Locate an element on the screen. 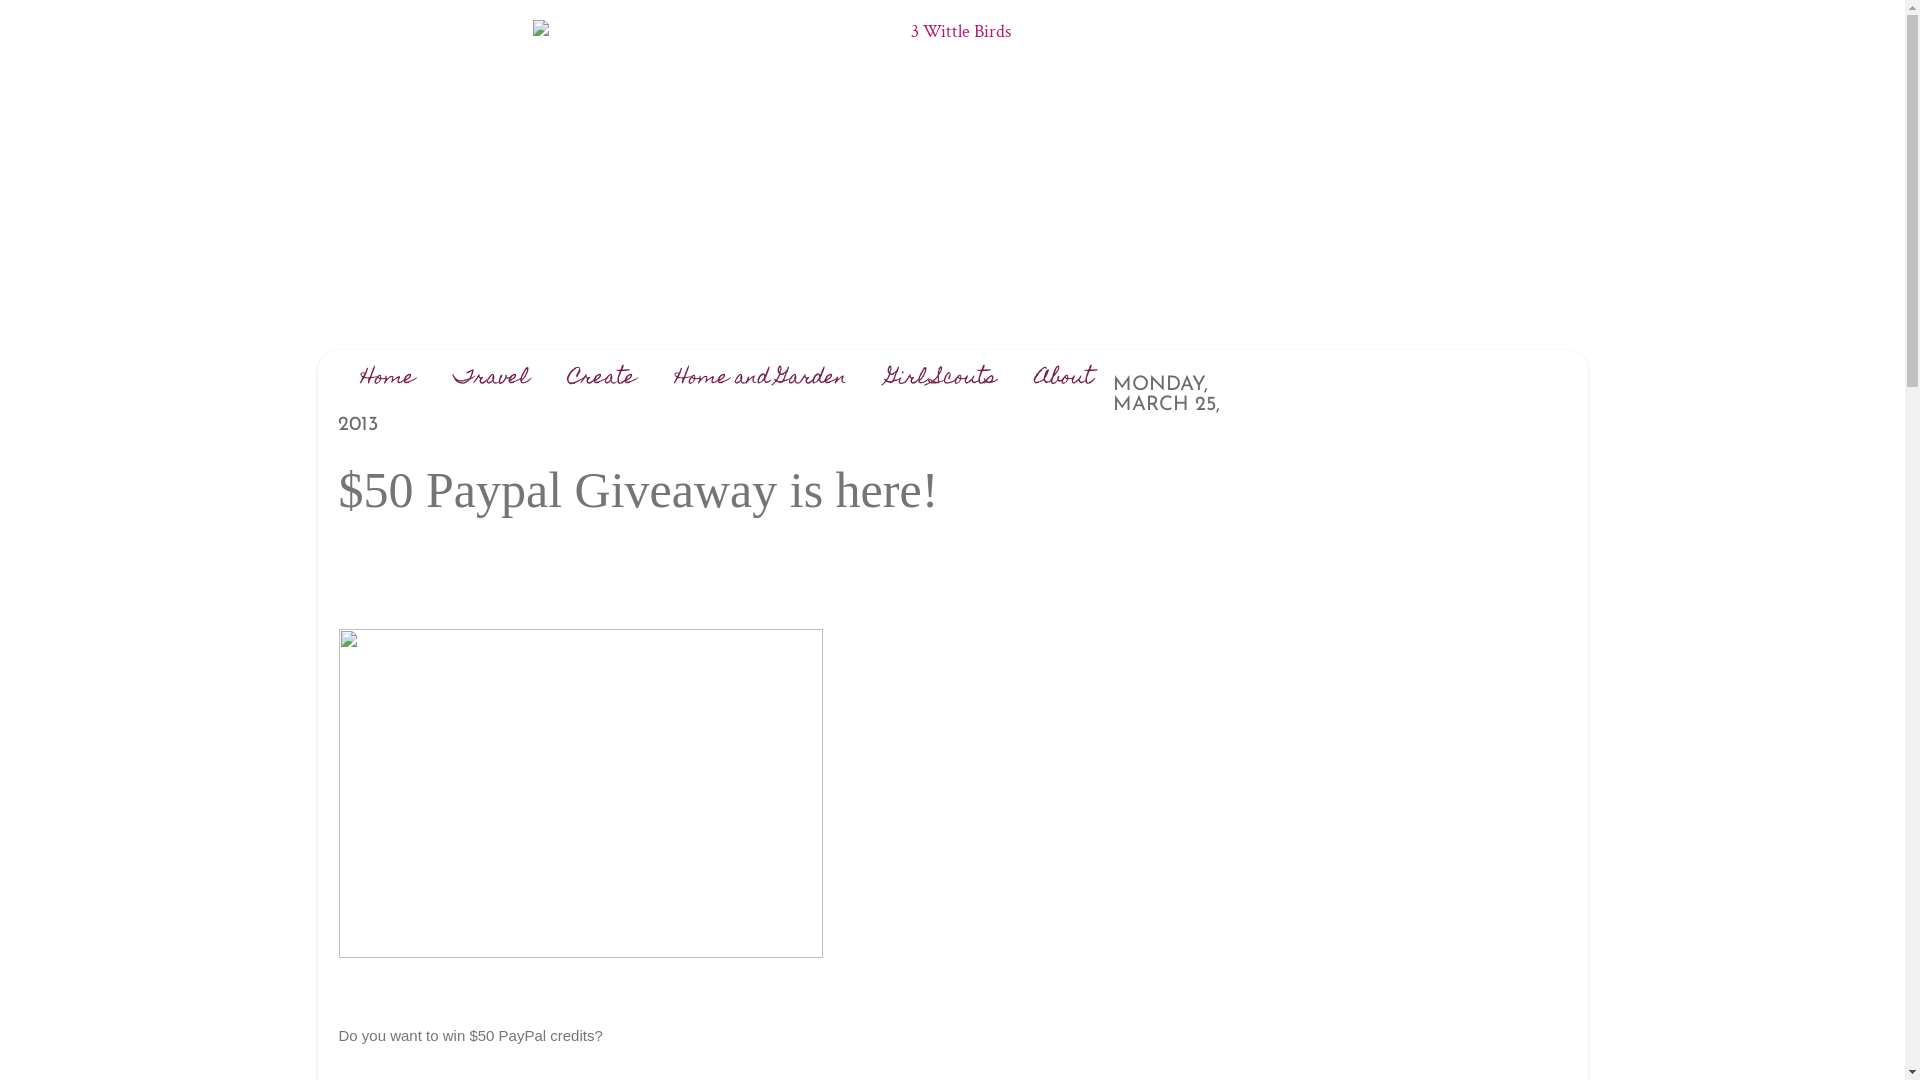  'Home and Garden' is located at coordinates (657, 378).